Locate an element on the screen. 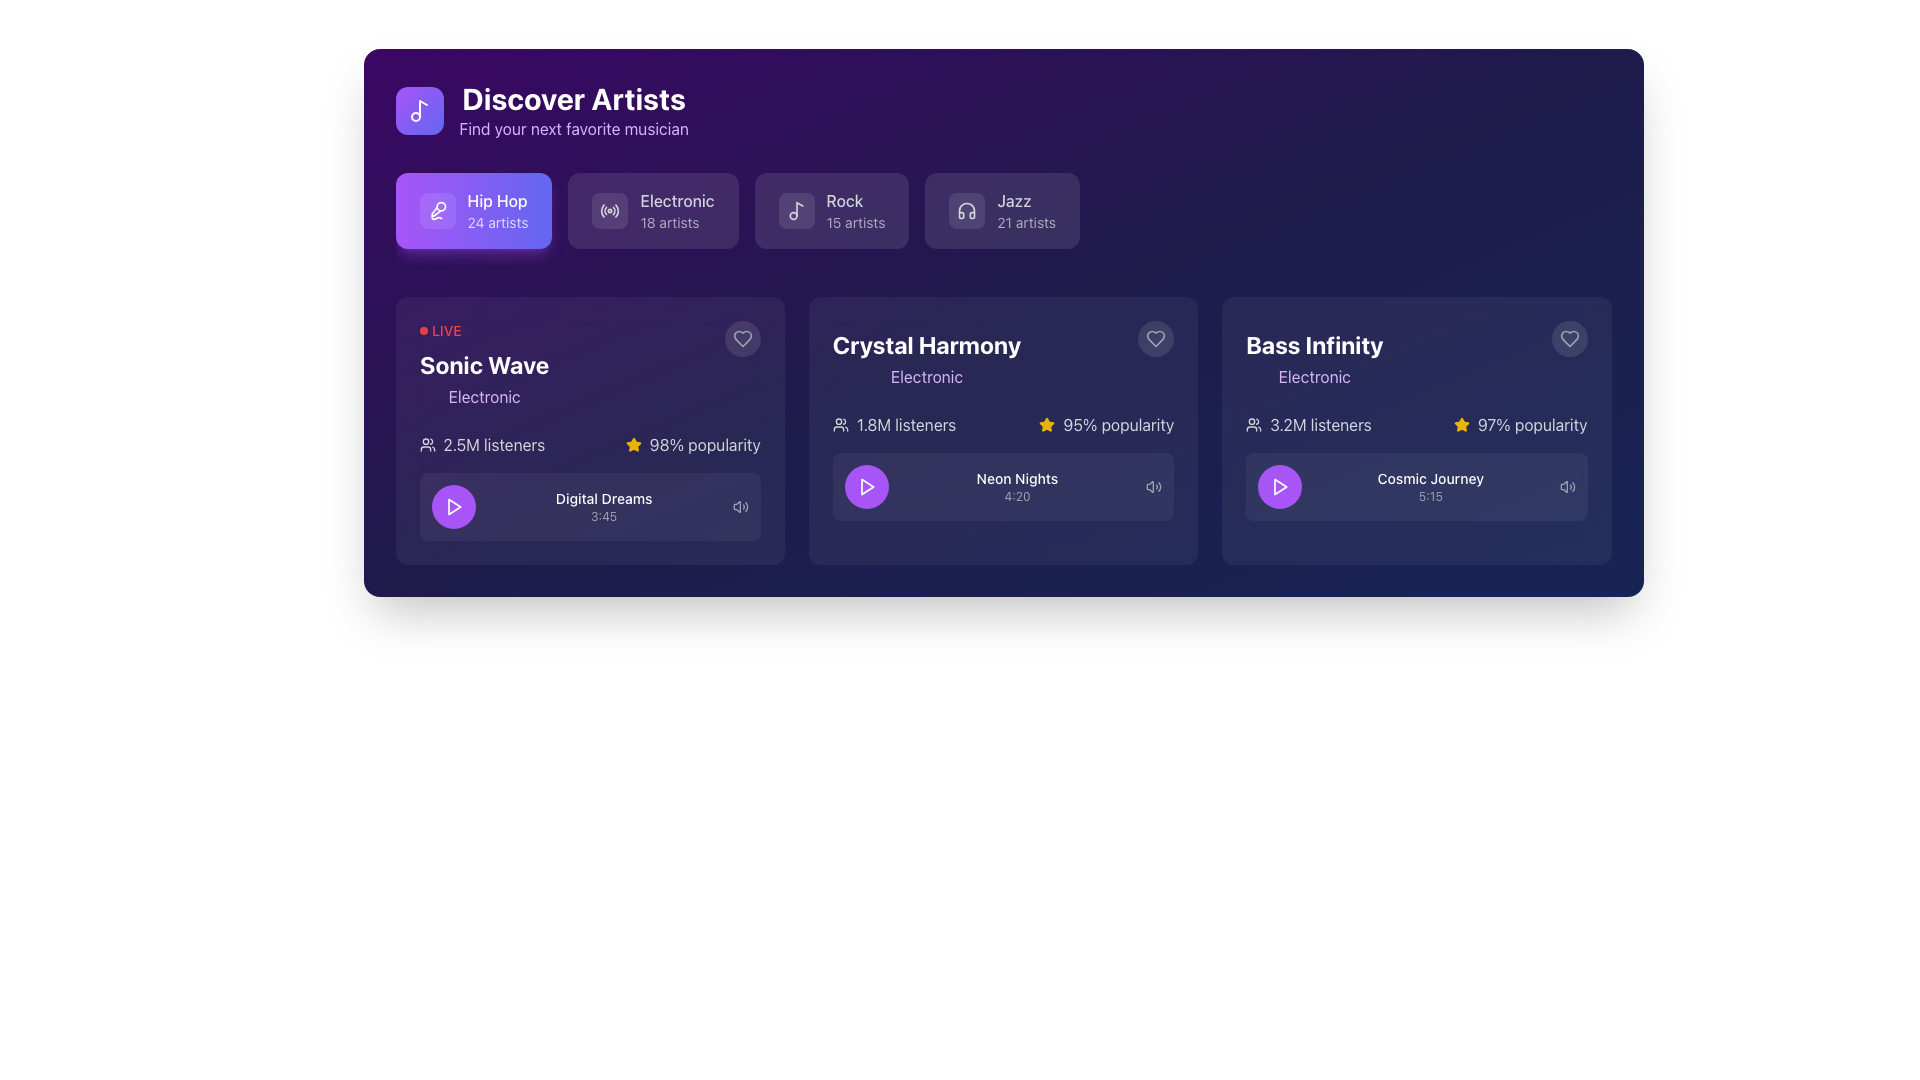  text label displaying '2.5M listeners' located within the first card representing 'Sonic Wave' below the heading 'Discover Artists.' is located at coordinates (494, 443).